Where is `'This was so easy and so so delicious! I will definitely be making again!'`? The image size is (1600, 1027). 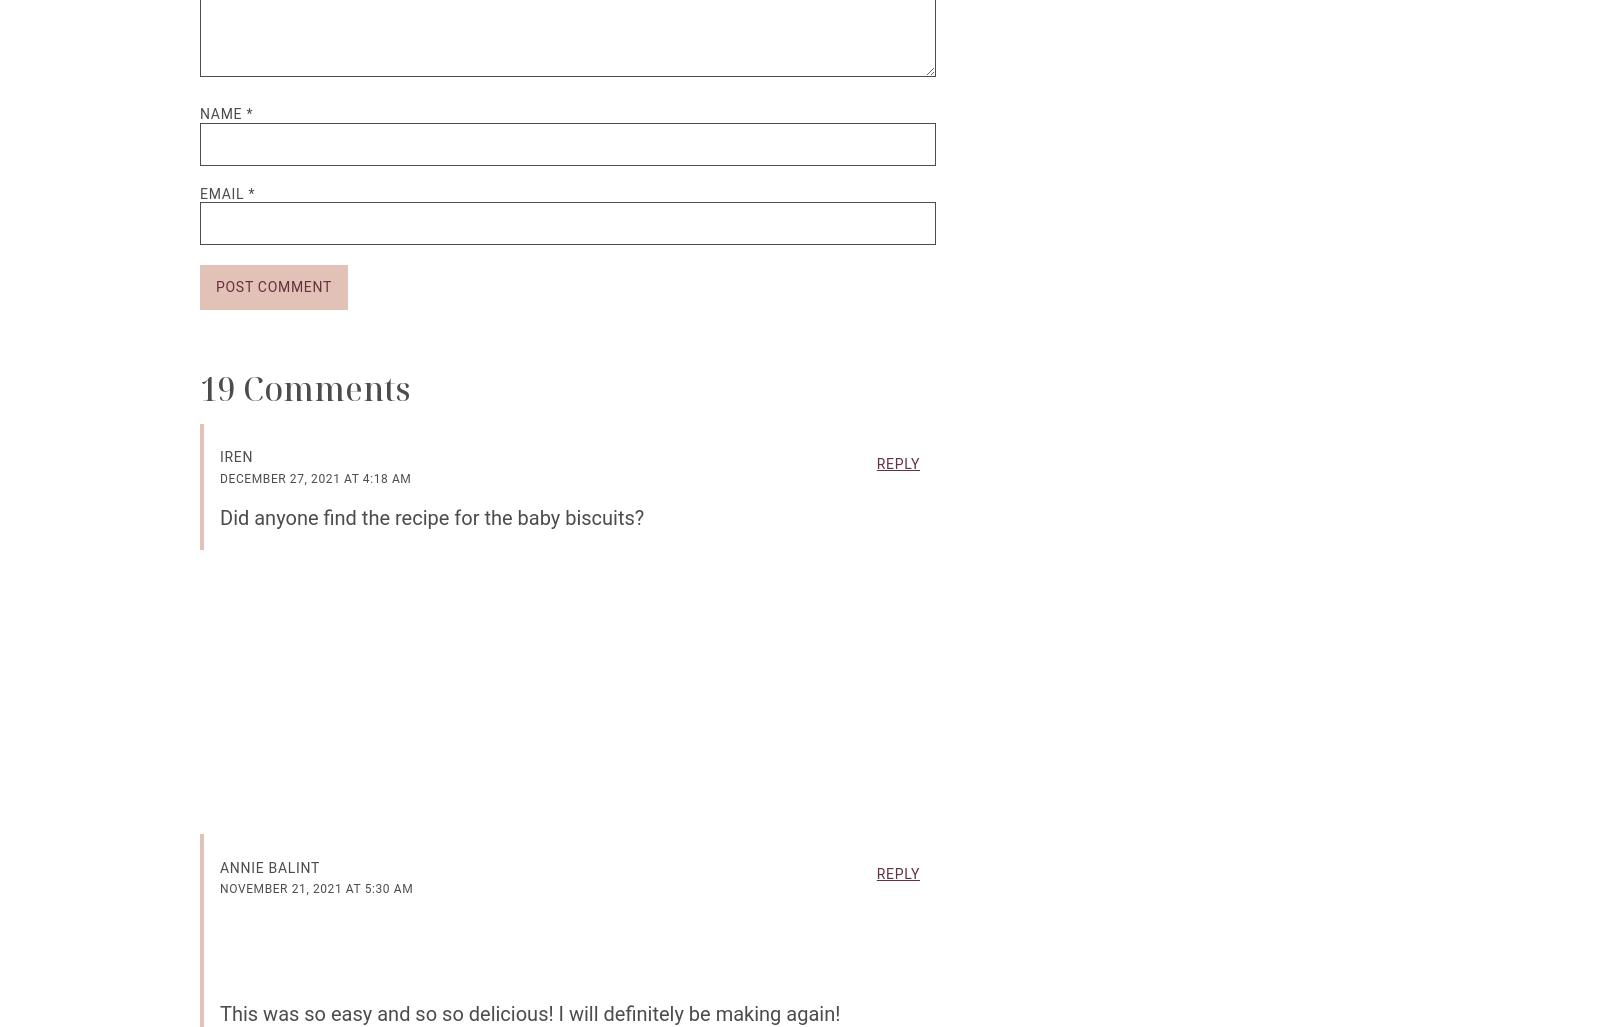 'This was so easy and so so delicious! I will definitely be making again!' is located at coordinates (529, 1012).